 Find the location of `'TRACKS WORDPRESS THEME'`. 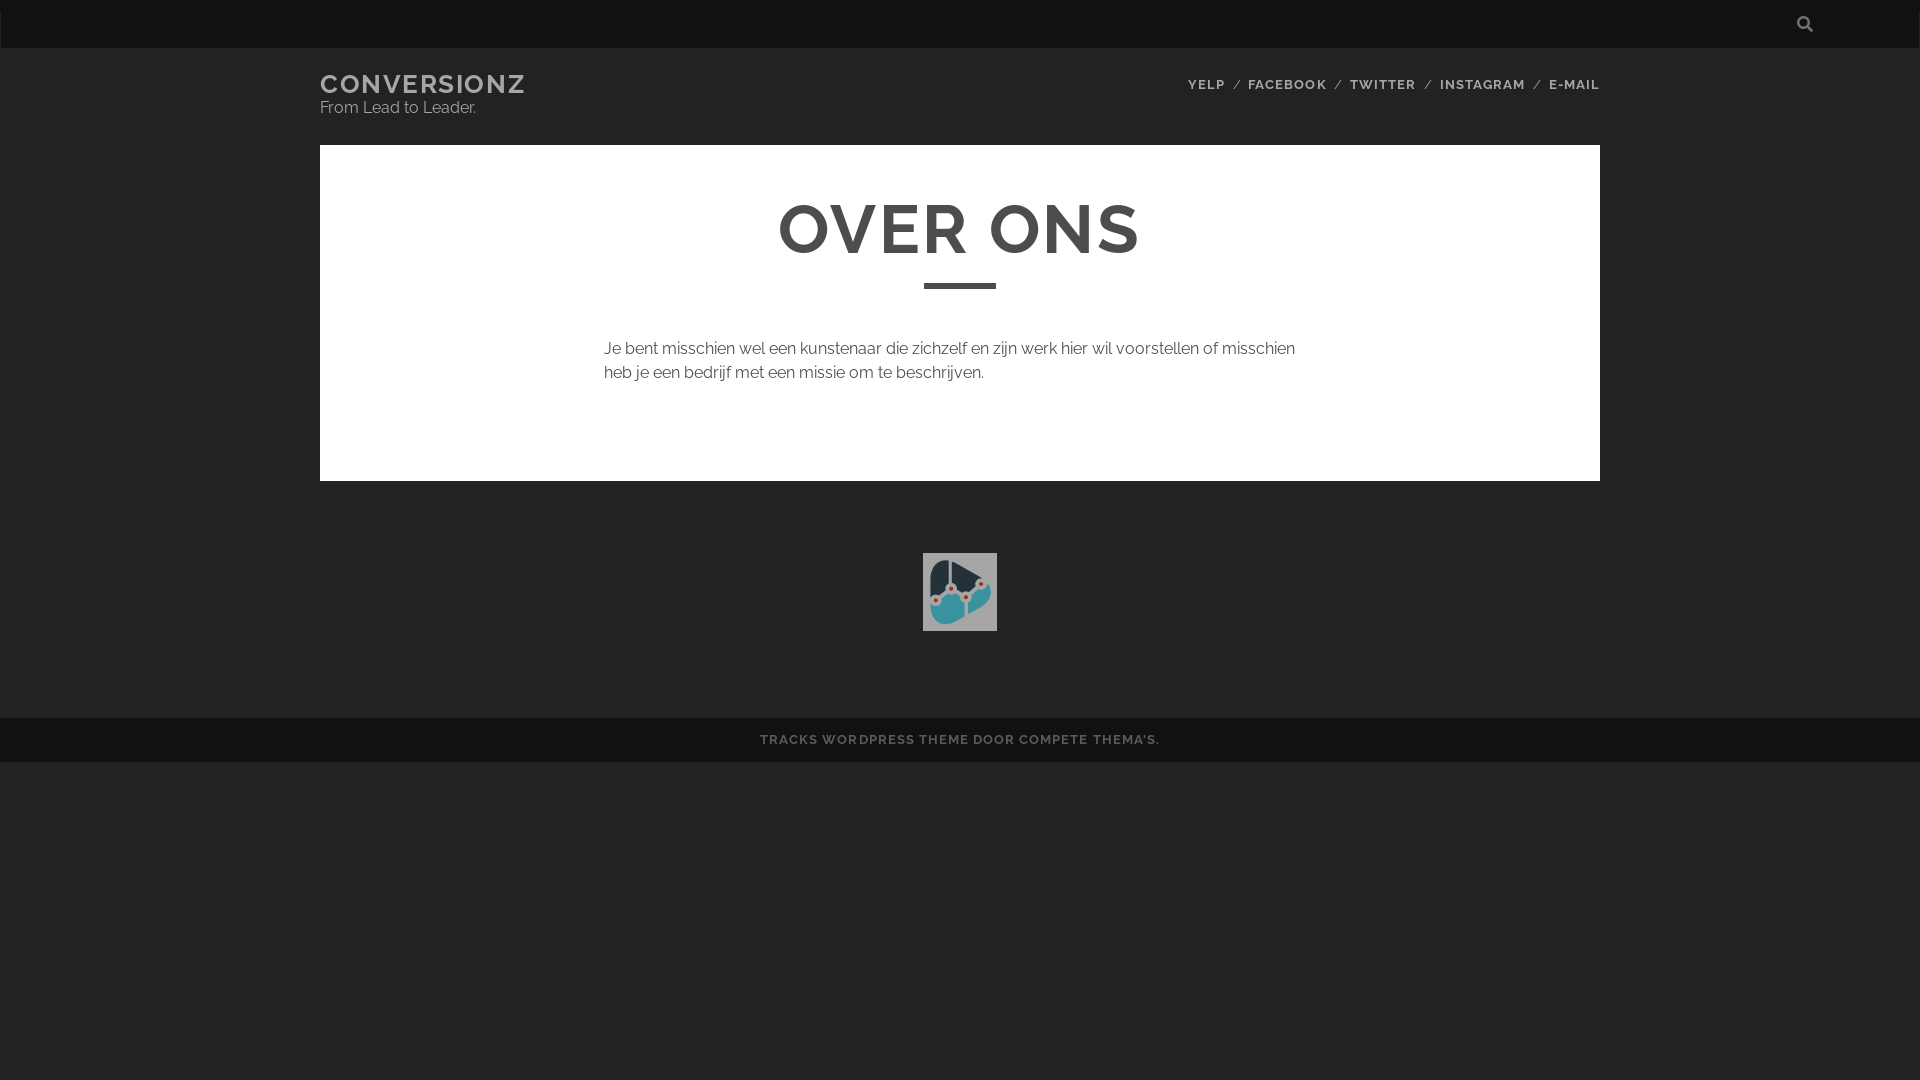

'TRACKS WORDPRESS THEME' is located at coordinates (864, 739).